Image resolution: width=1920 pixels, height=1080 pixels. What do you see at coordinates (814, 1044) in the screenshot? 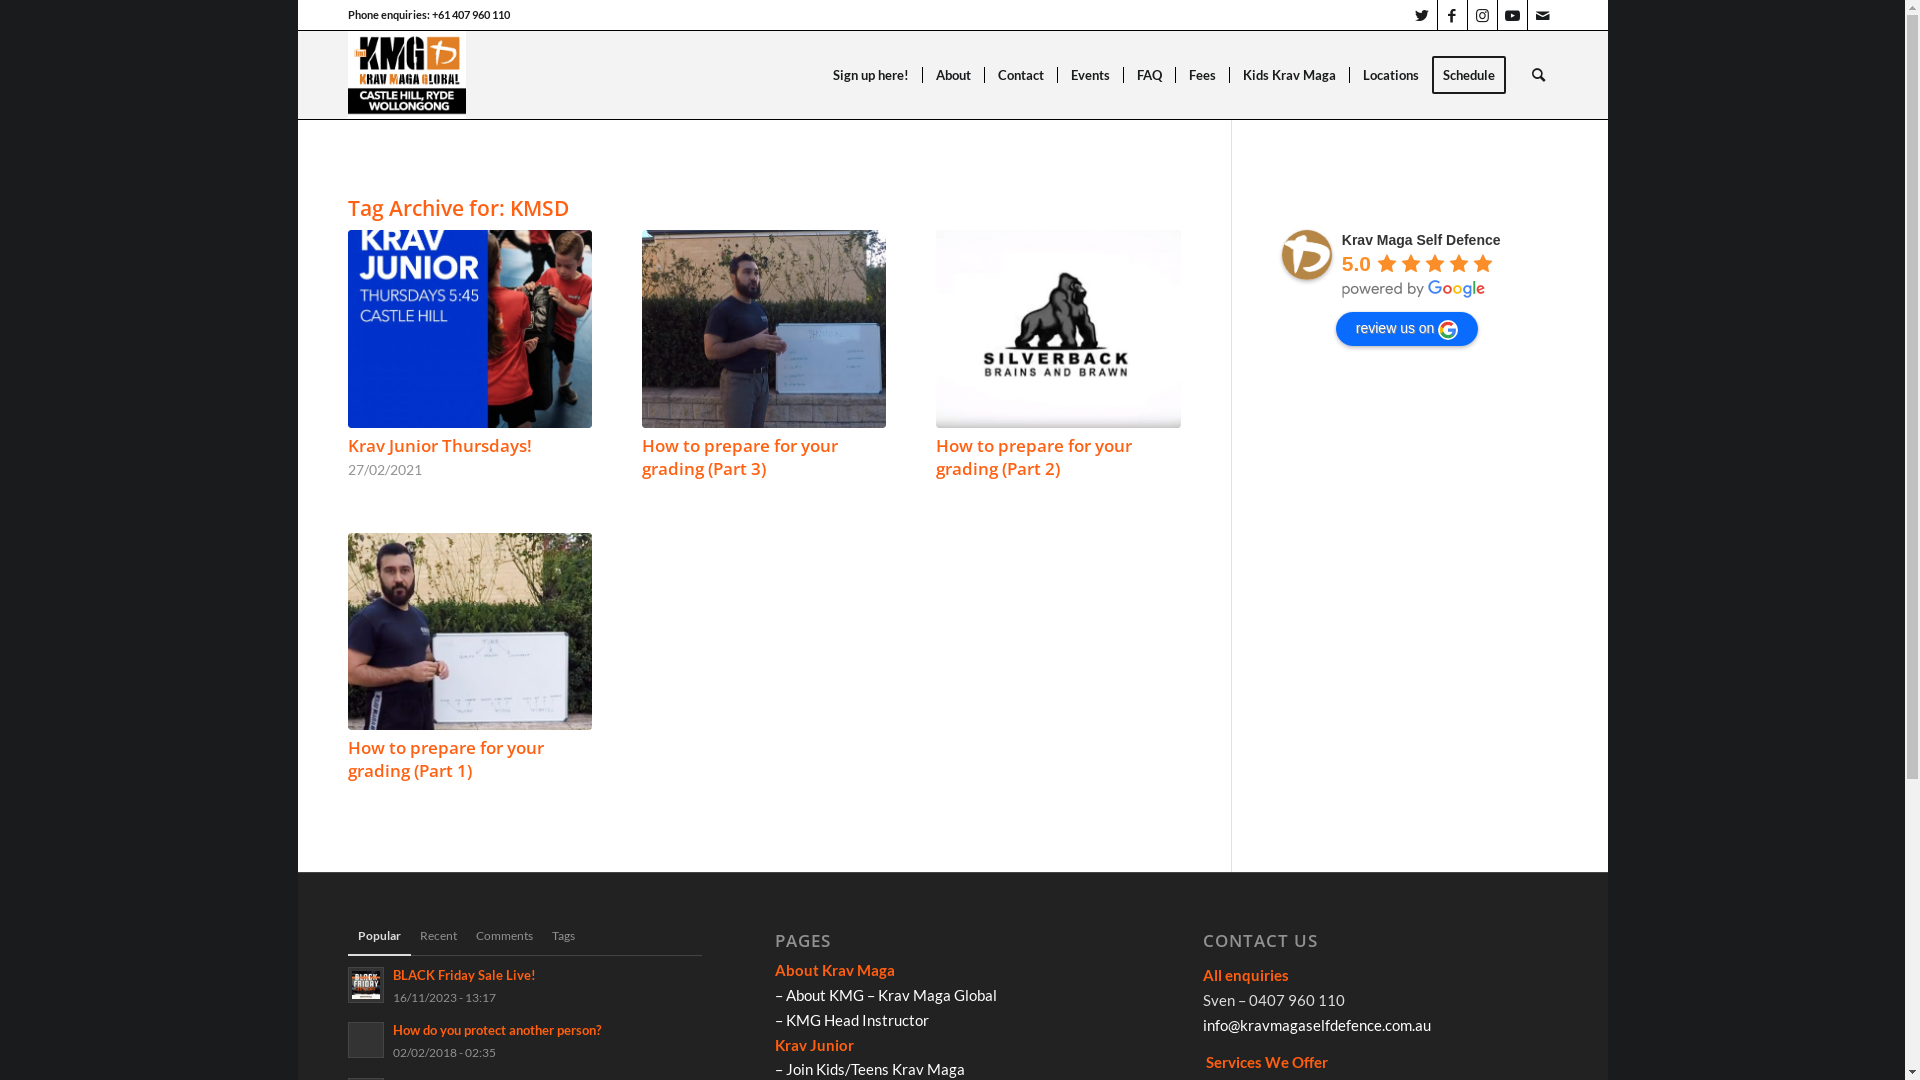
I see `'Krav Junior'` at bounding box center [814, 1044].